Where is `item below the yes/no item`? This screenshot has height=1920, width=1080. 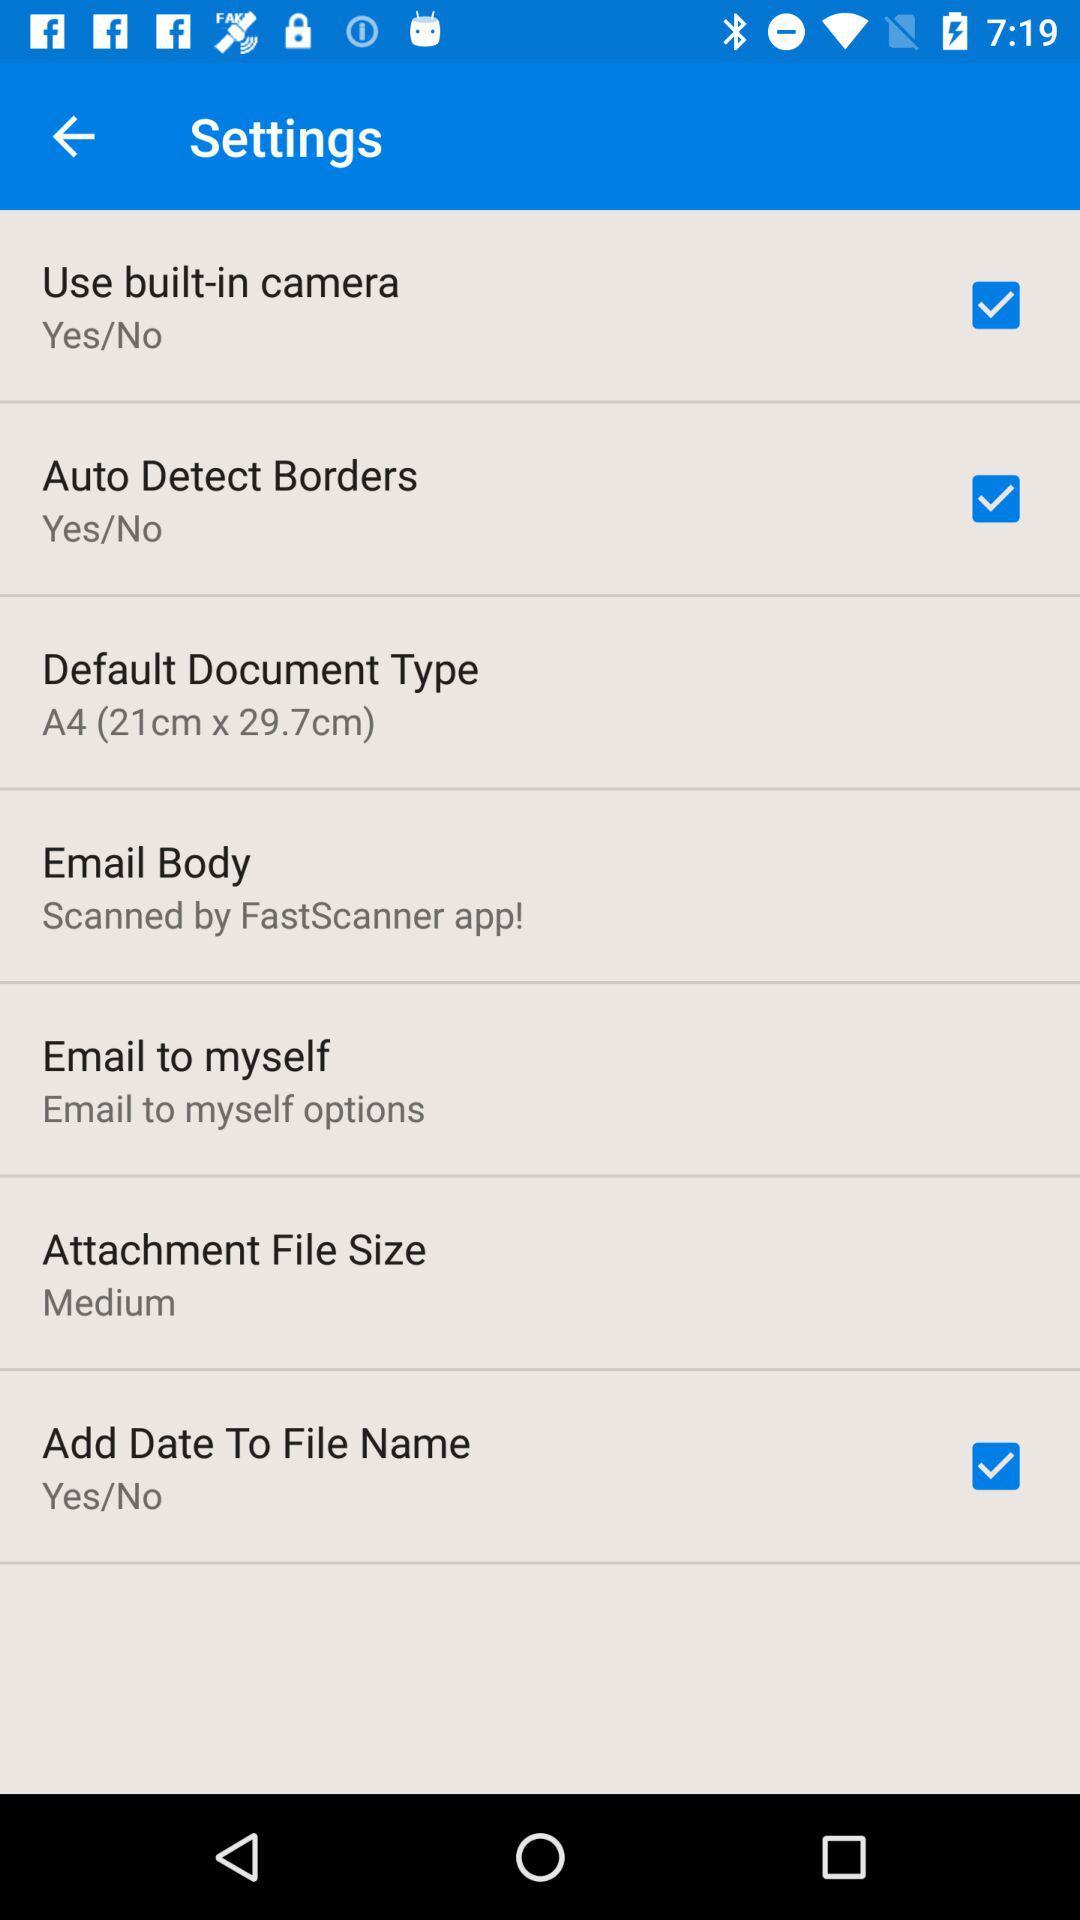
item below the yes/no item is located at coordinates (259, 667).